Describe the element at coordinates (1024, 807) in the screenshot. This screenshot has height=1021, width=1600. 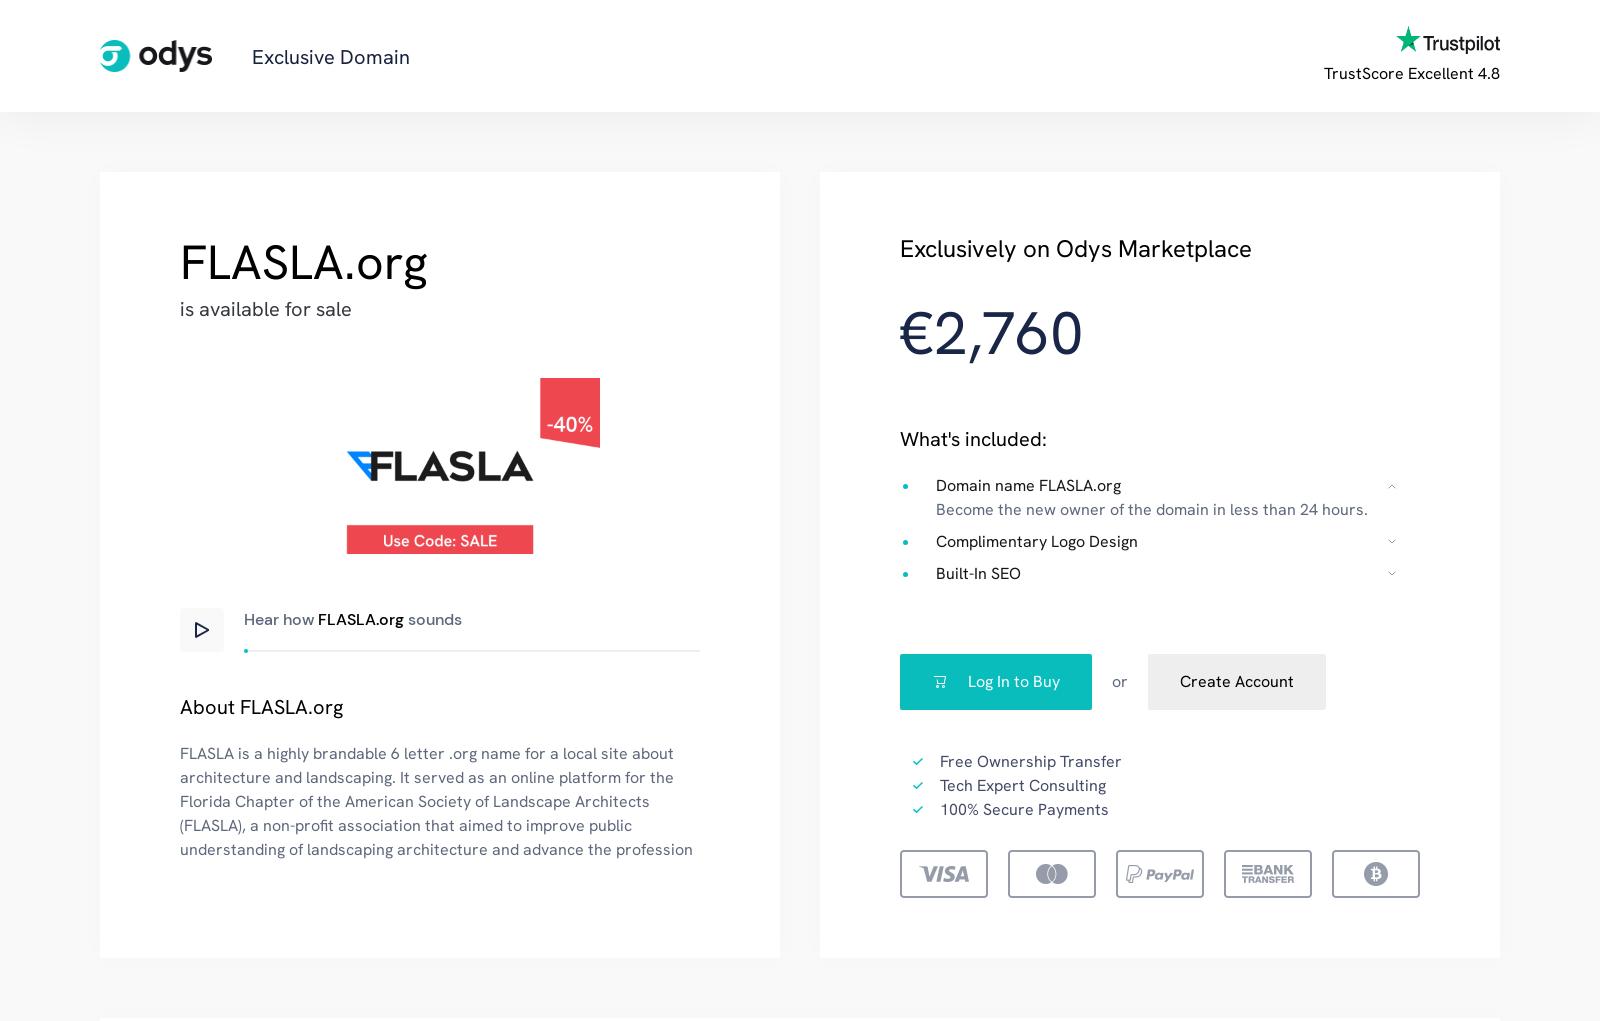
I see `'100% Secure Payments'` at that location.